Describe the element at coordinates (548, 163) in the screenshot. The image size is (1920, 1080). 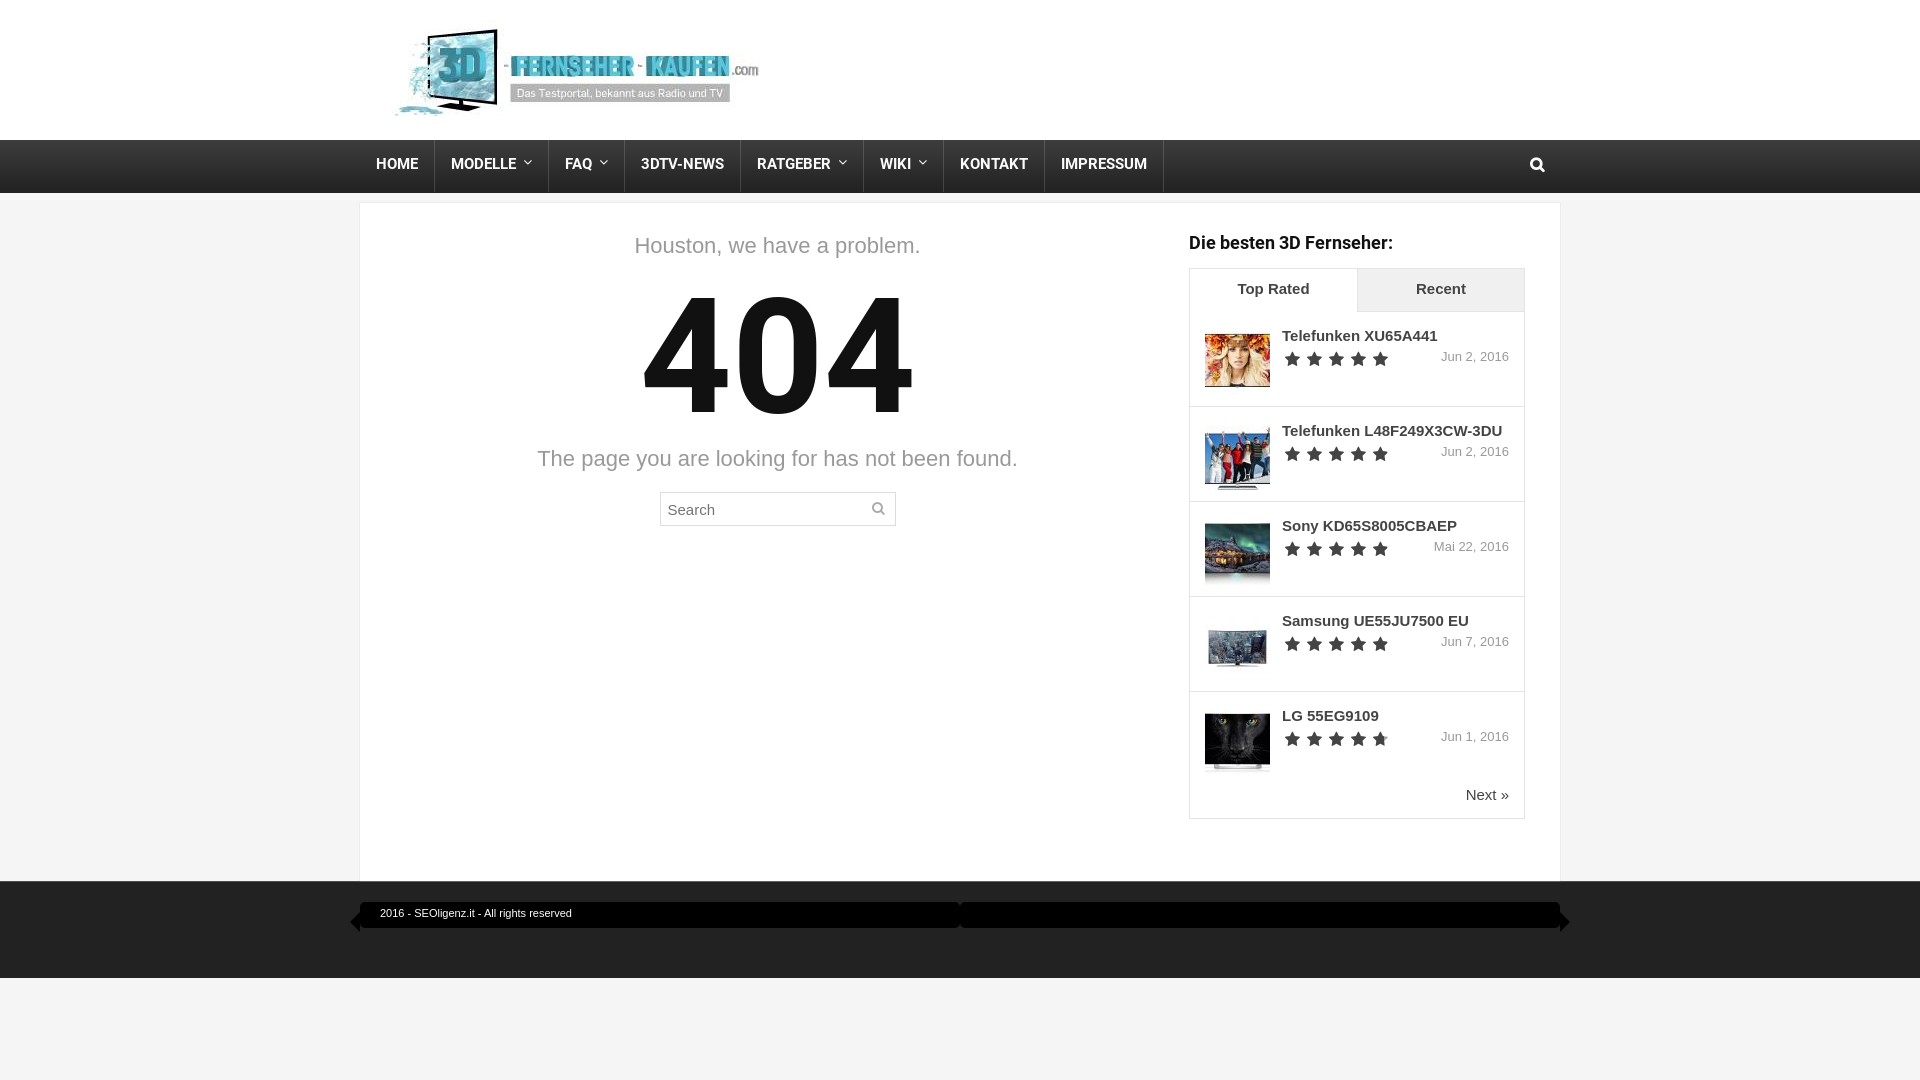
I see `'FAQ'` at that location.